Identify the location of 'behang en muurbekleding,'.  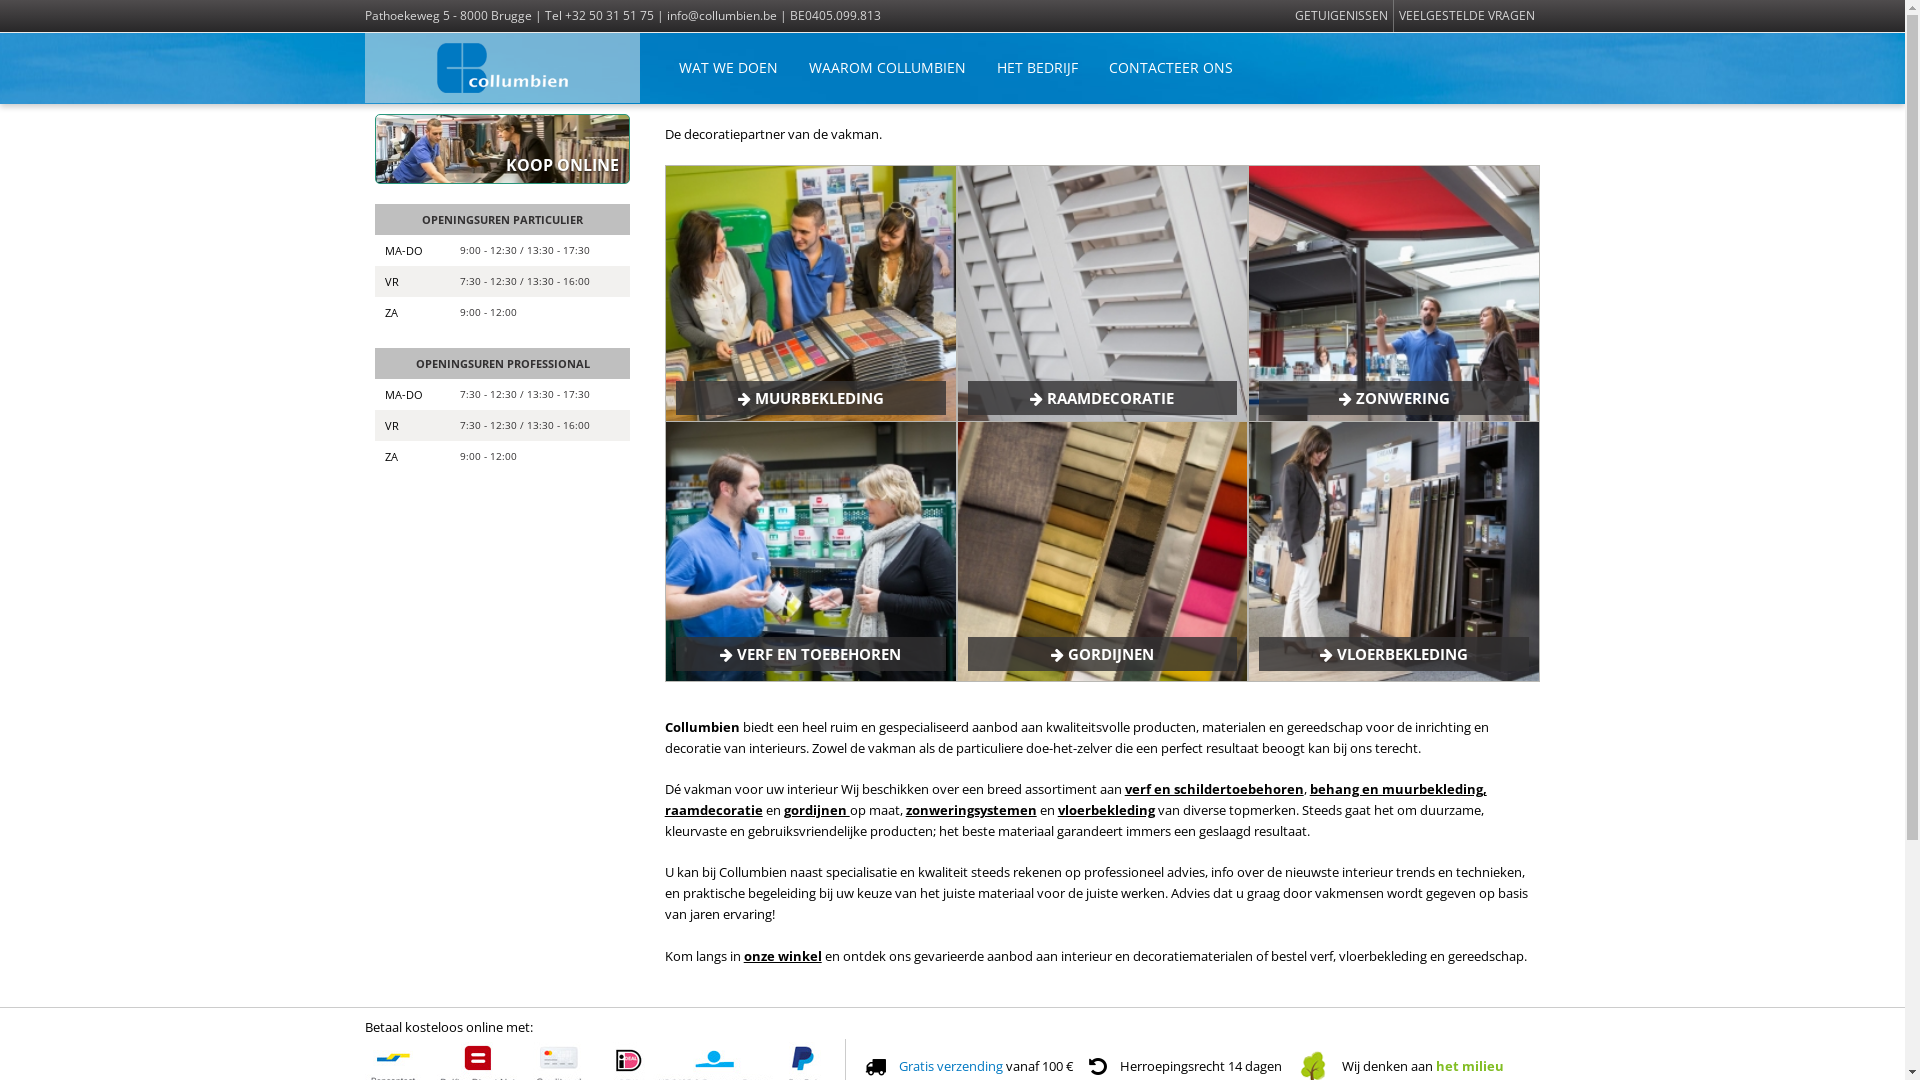
(1397, 788).